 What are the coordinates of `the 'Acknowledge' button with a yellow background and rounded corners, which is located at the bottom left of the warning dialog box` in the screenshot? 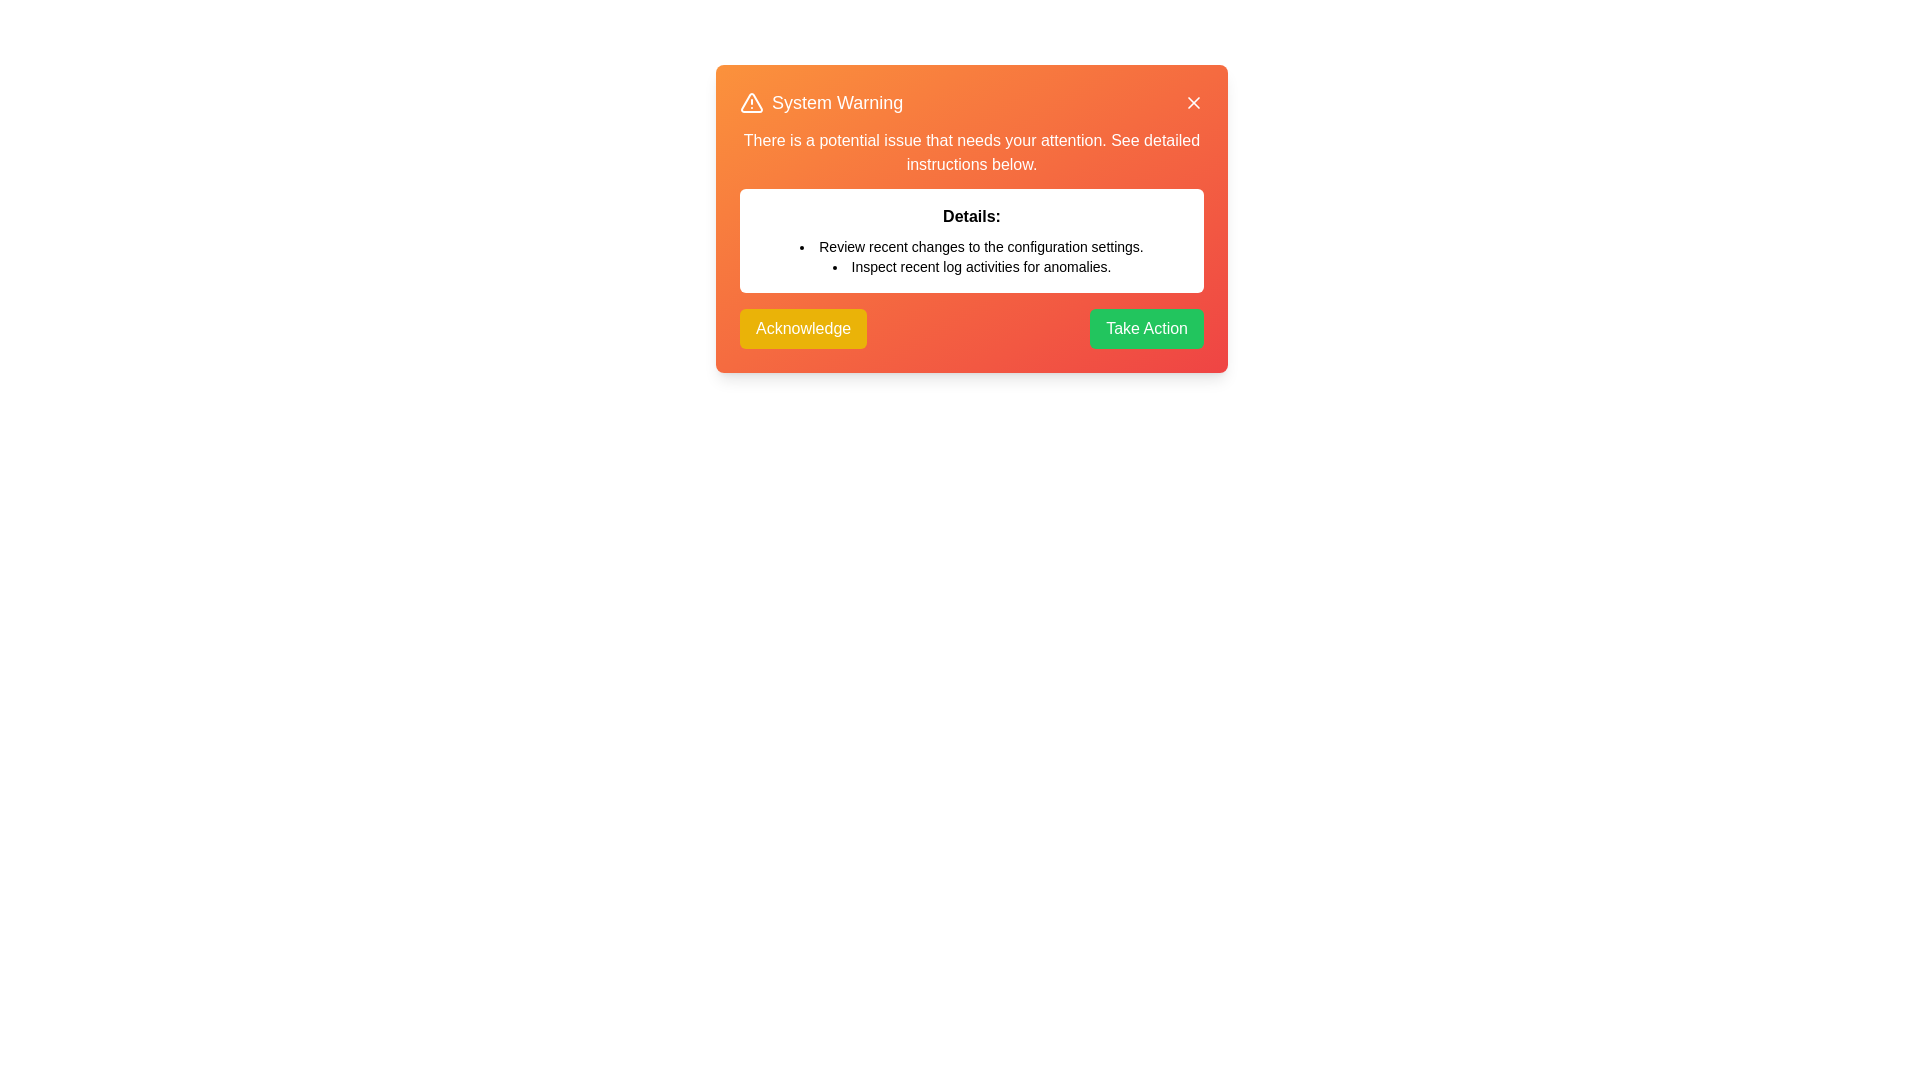 It's located at (803, 327).